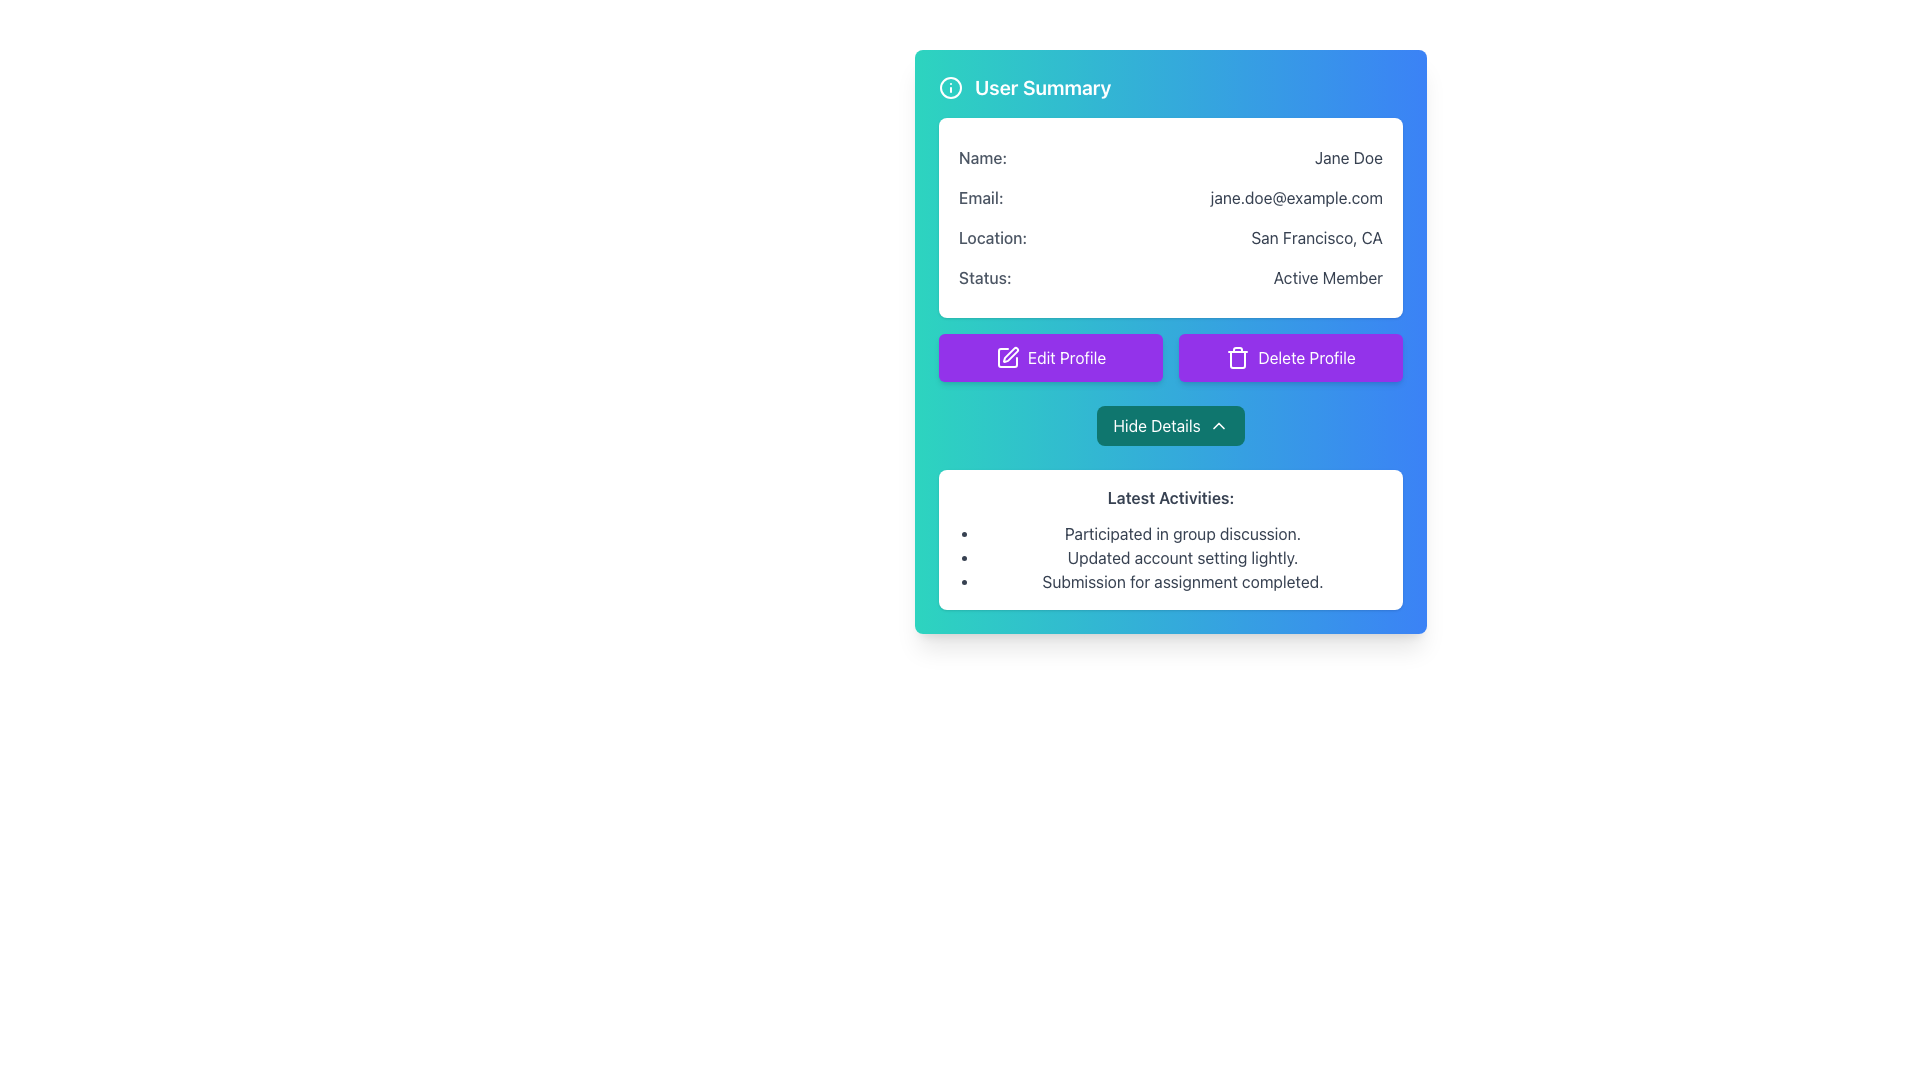 The height and width of the screenshot is (1080, 1920). I want to click on the 'Hide Details' button with a dark teal background and white text, so click(1170, 424).